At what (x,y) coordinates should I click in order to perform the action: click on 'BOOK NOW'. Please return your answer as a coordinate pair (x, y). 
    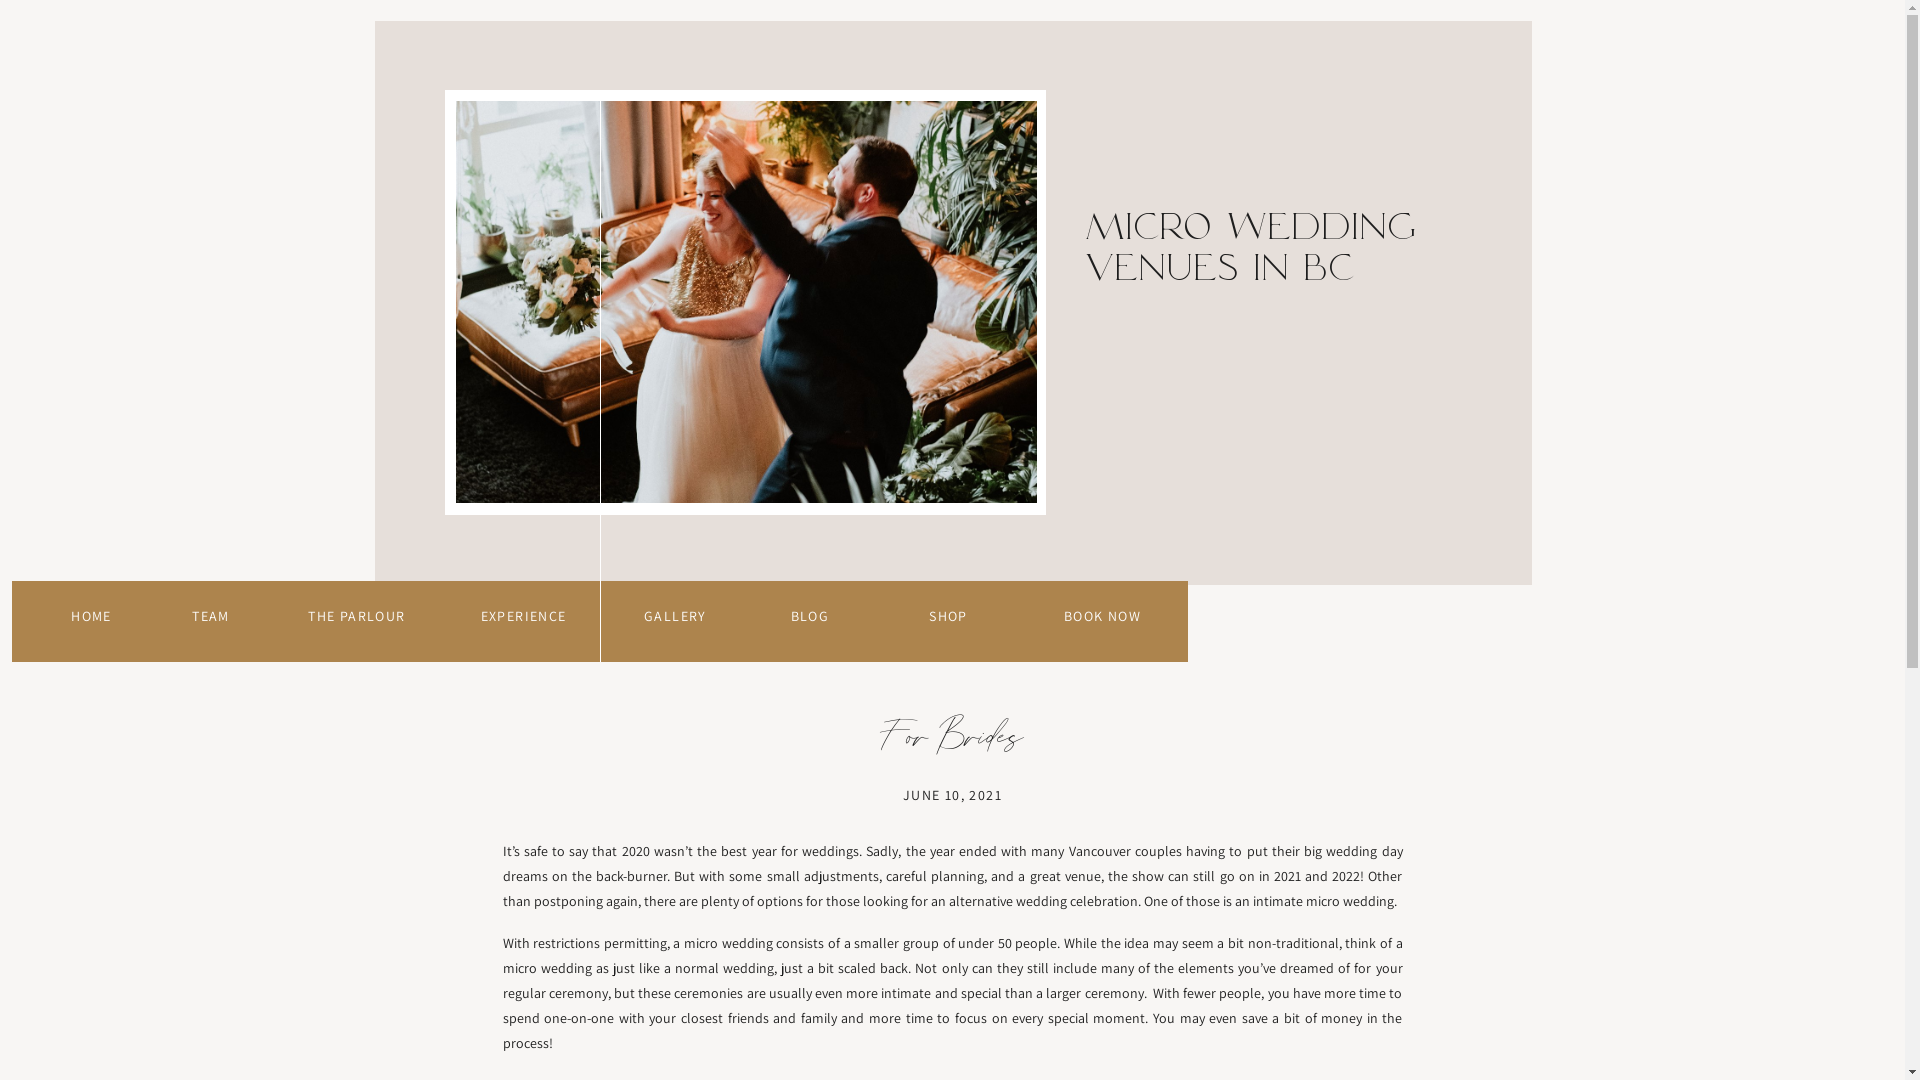
    Looking at the image, I should click on (1101, 612).